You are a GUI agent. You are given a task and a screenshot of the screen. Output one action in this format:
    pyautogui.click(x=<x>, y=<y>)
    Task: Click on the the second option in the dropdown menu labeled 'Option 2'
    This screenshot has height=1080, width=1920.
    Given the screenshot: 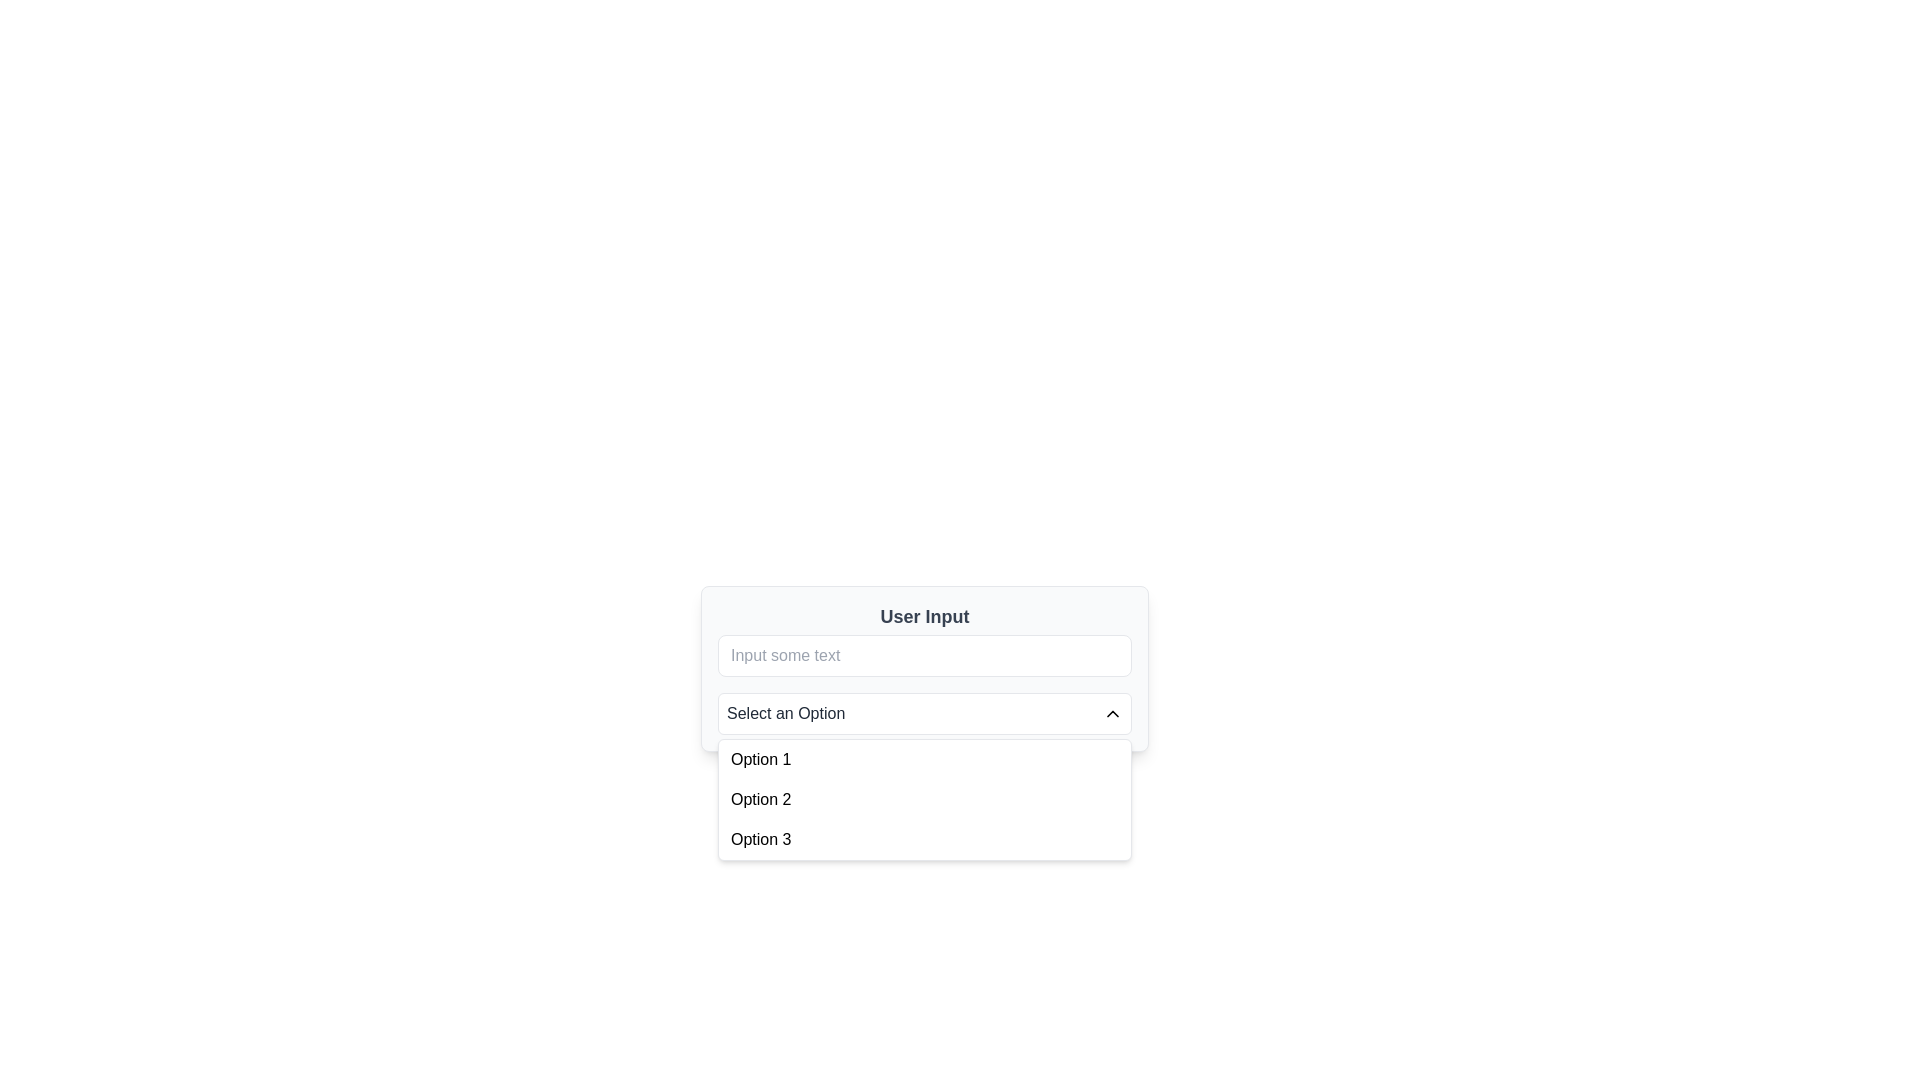 What is the action you would take?
    pyautogui.click(x=924, y=798)
    